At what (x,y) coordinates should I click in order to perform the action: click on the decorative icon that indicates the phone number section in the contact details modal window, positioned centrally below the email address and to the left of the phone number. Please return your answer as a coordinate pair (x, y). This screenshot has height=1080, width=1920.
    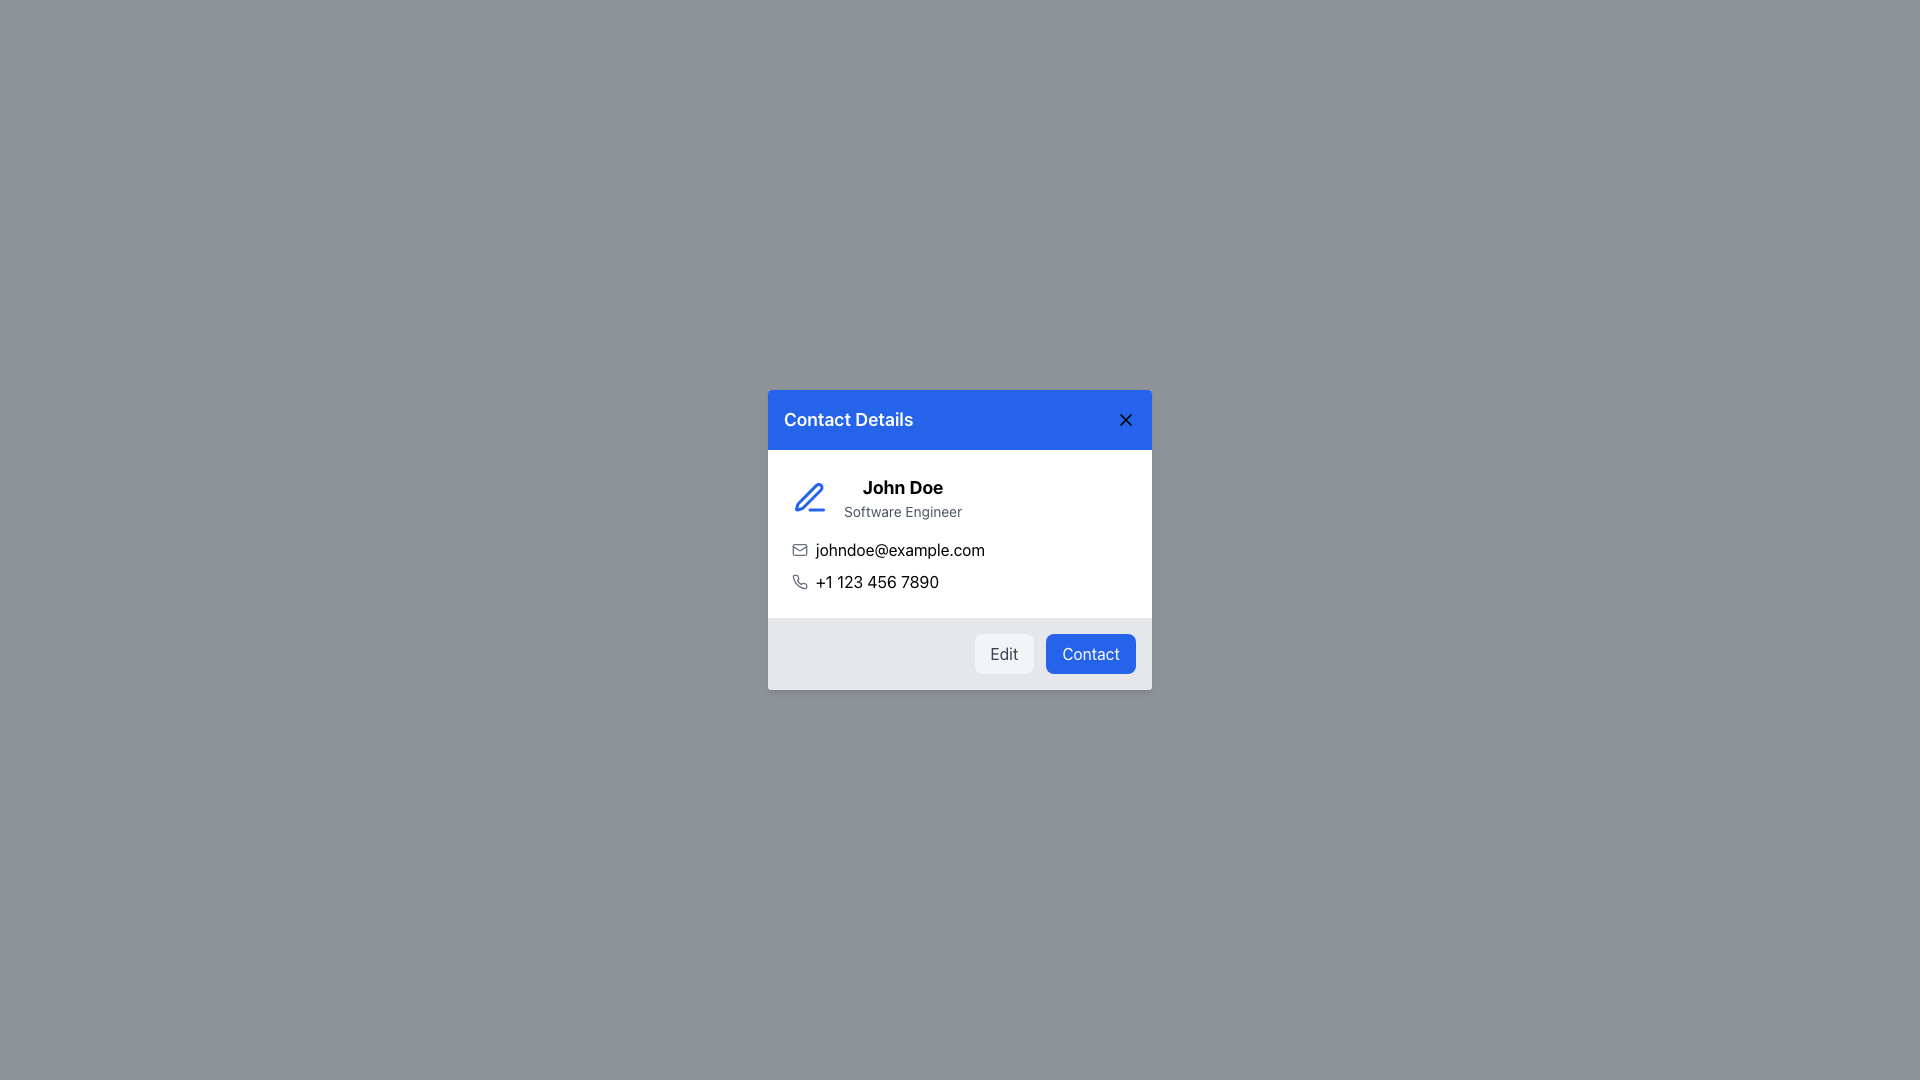
    Looking at the image, I should click on (800, 582).